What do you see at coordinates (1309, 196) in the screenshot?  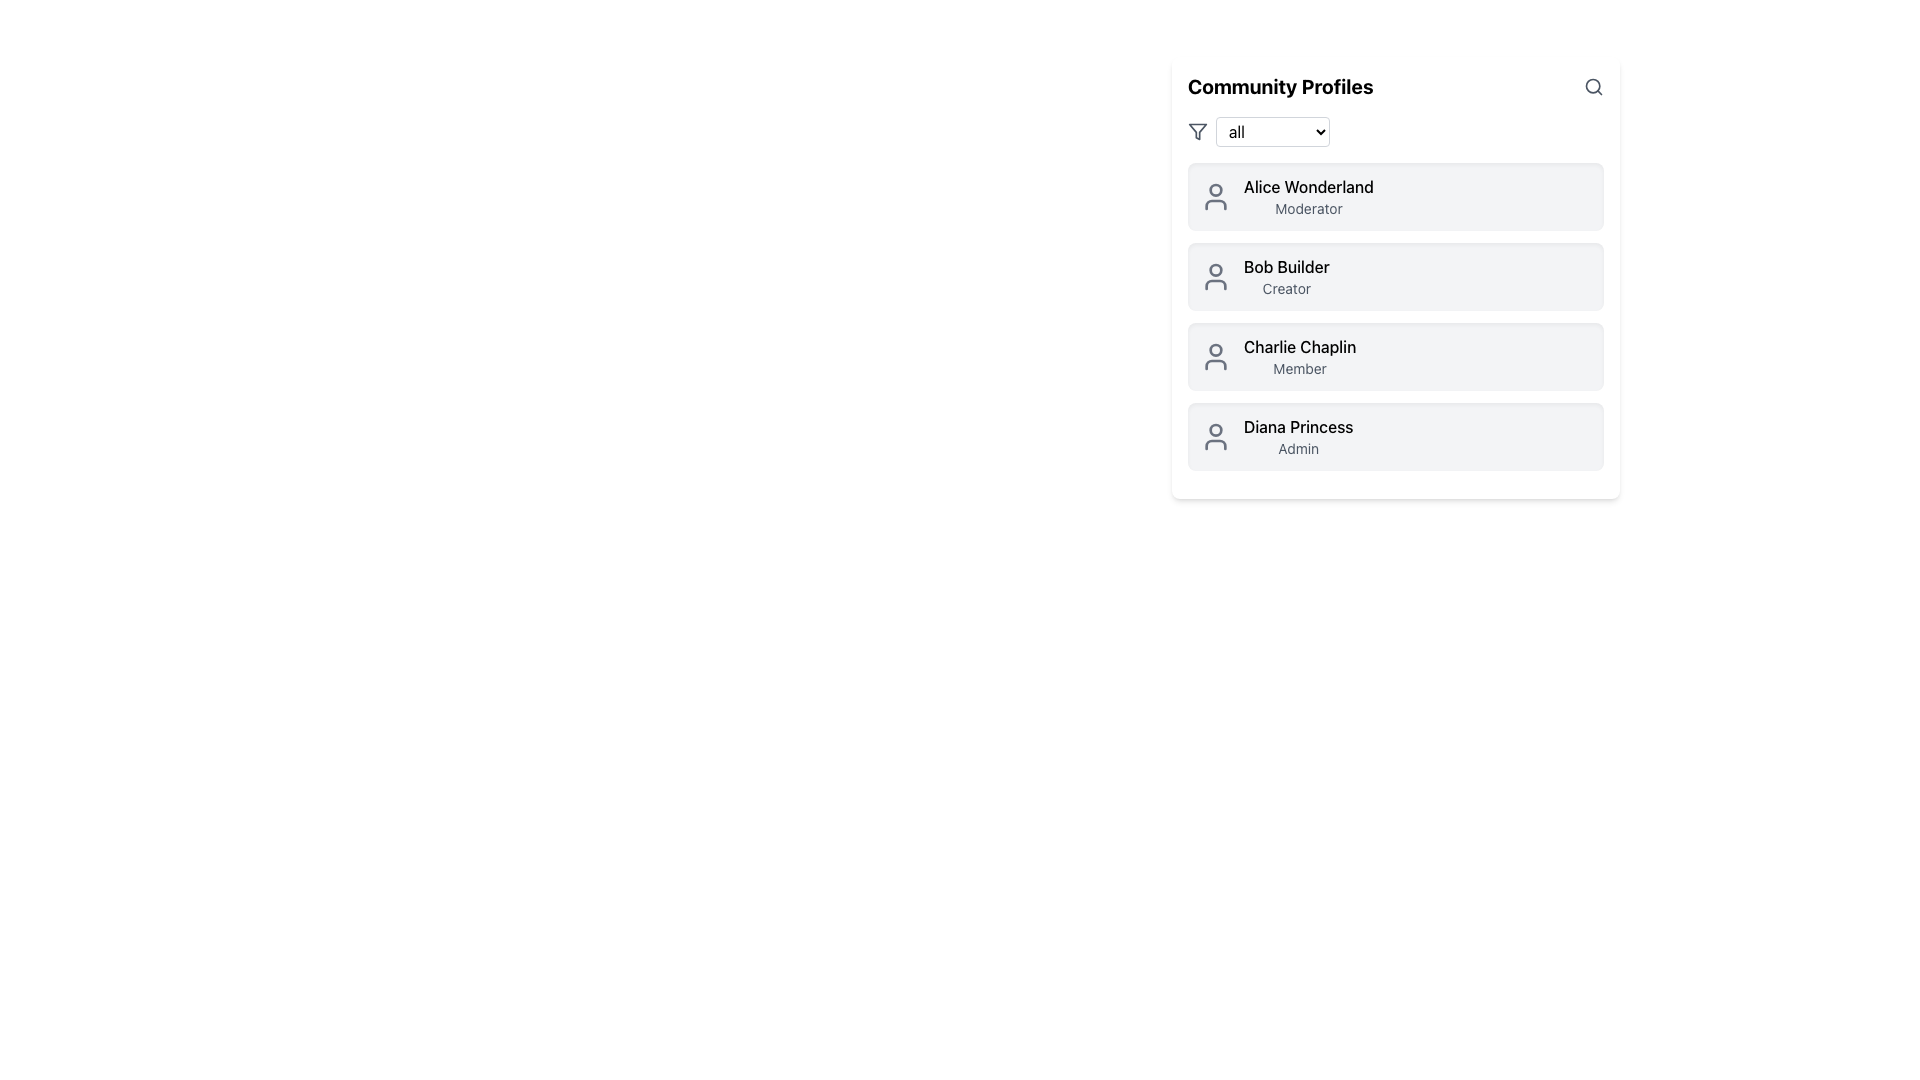 I see `the Text display element that shows the user's name and role, specifically the first profile entry under 'Community Profiles'` at bounding box center [1309, 196].